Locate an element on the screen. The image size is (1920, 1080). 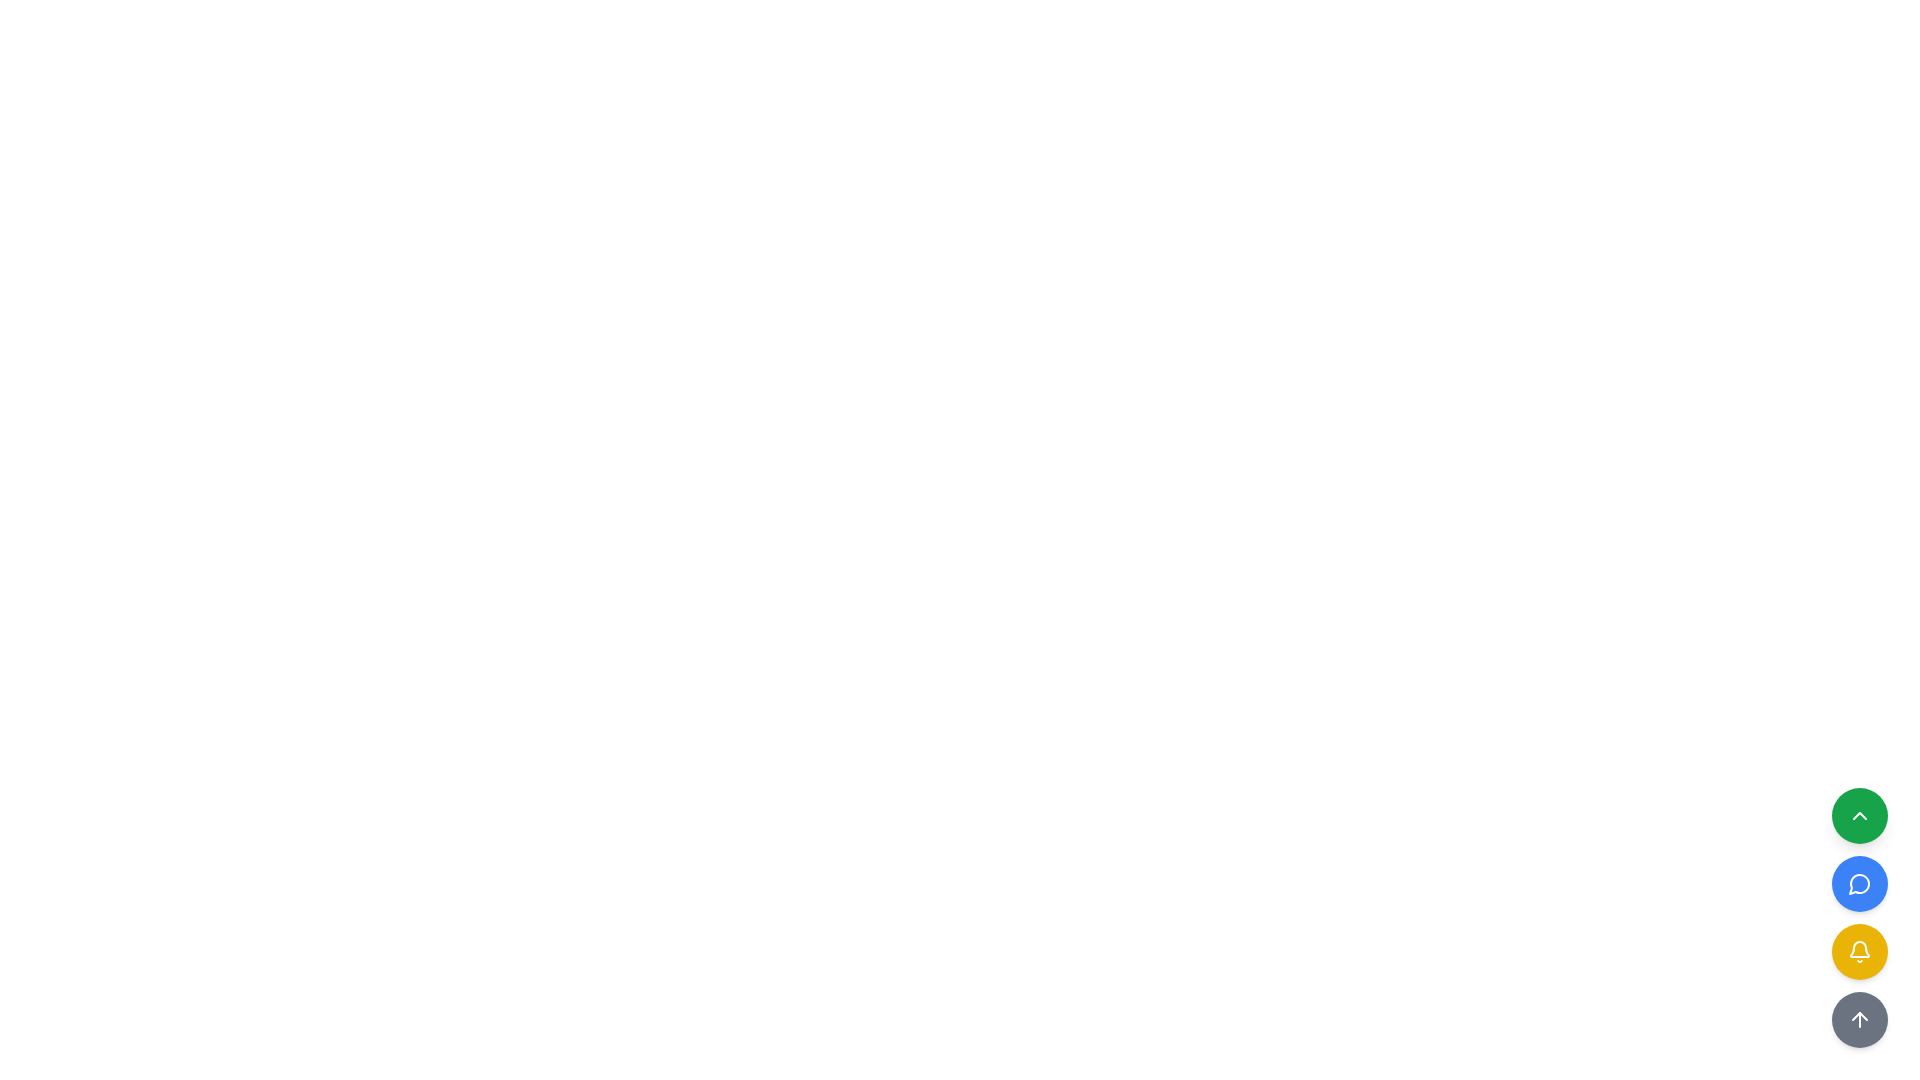
the button with an upward pointing white arrow icon, which is centrally placed within a circular gray background, to scroll to the top of the page is located at coordinates (1859, 1019).